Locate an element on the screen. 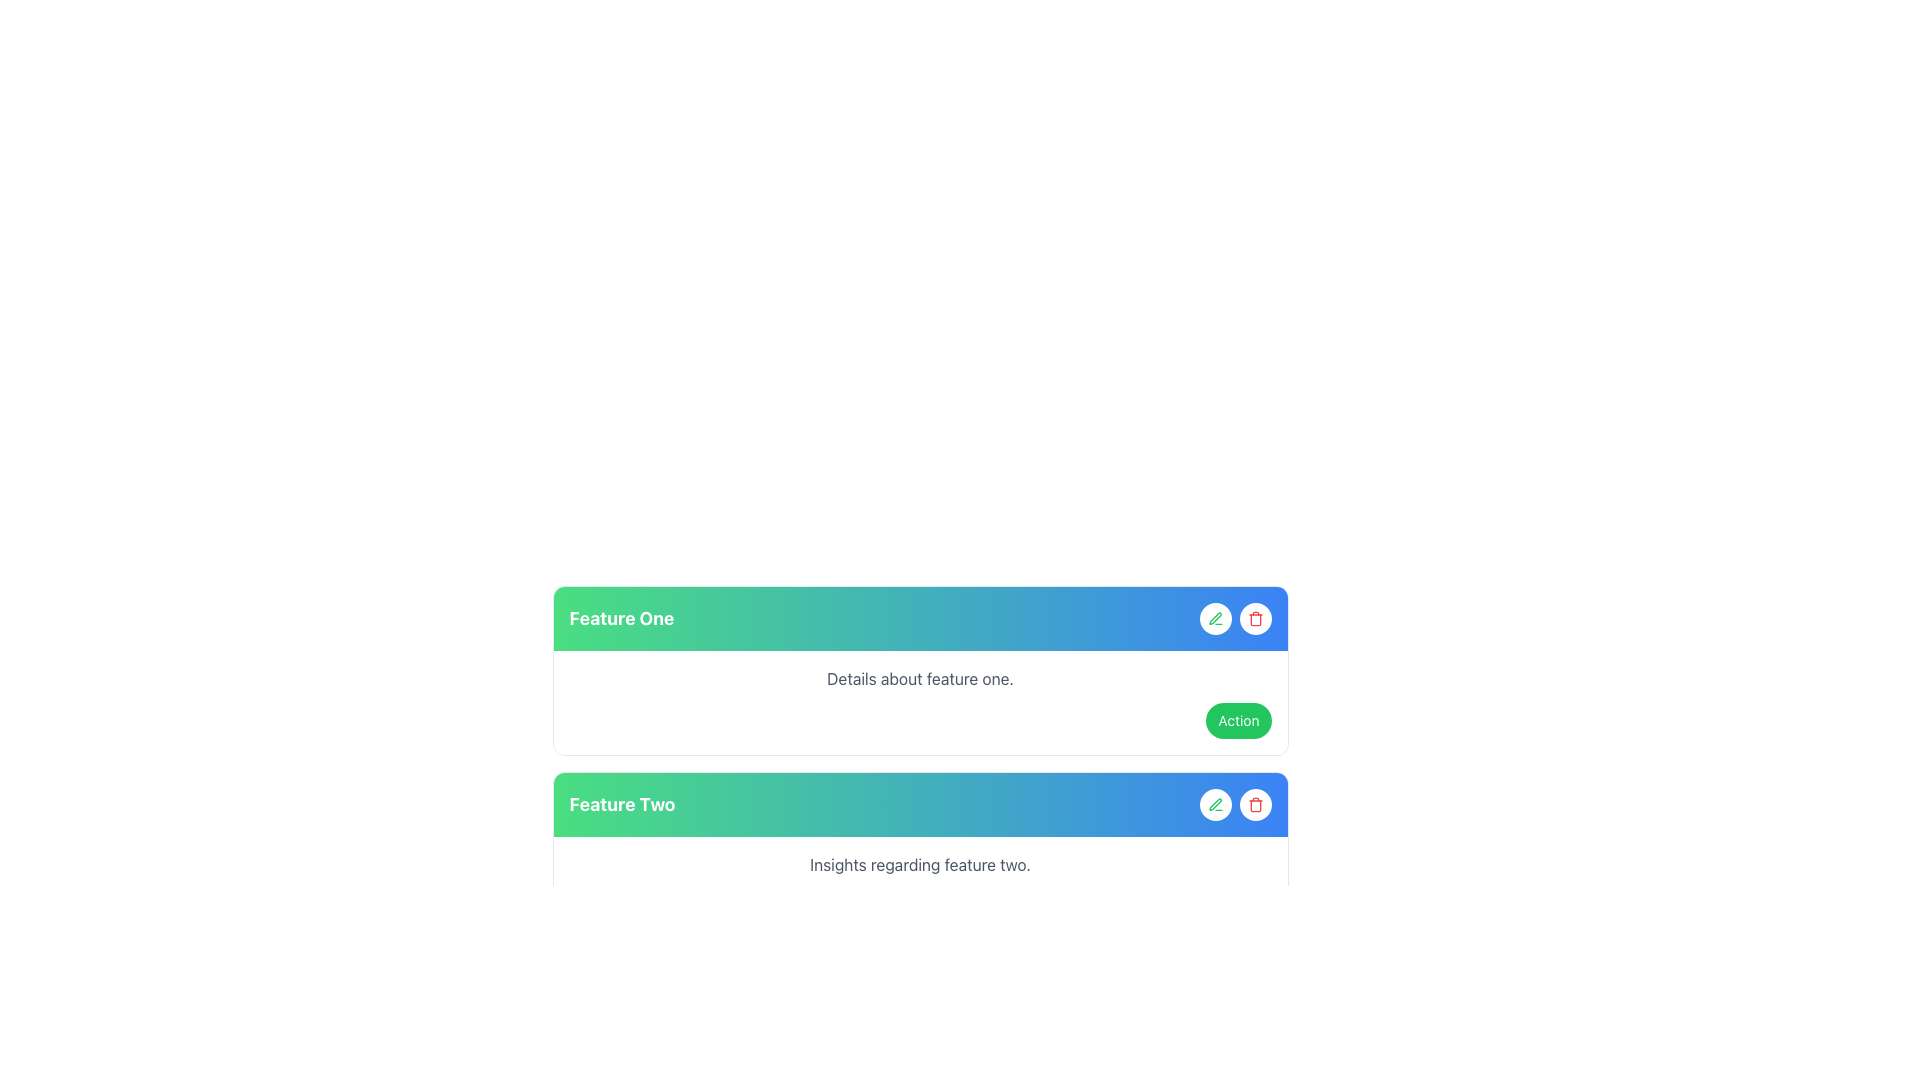 Image resolution: width=1920 pixels, height=1080 pixels. the circular button with a white background and red border, featuring a red trash can icon, located to the right of a pencil-shaped button is located at coordinates (1254, 804).